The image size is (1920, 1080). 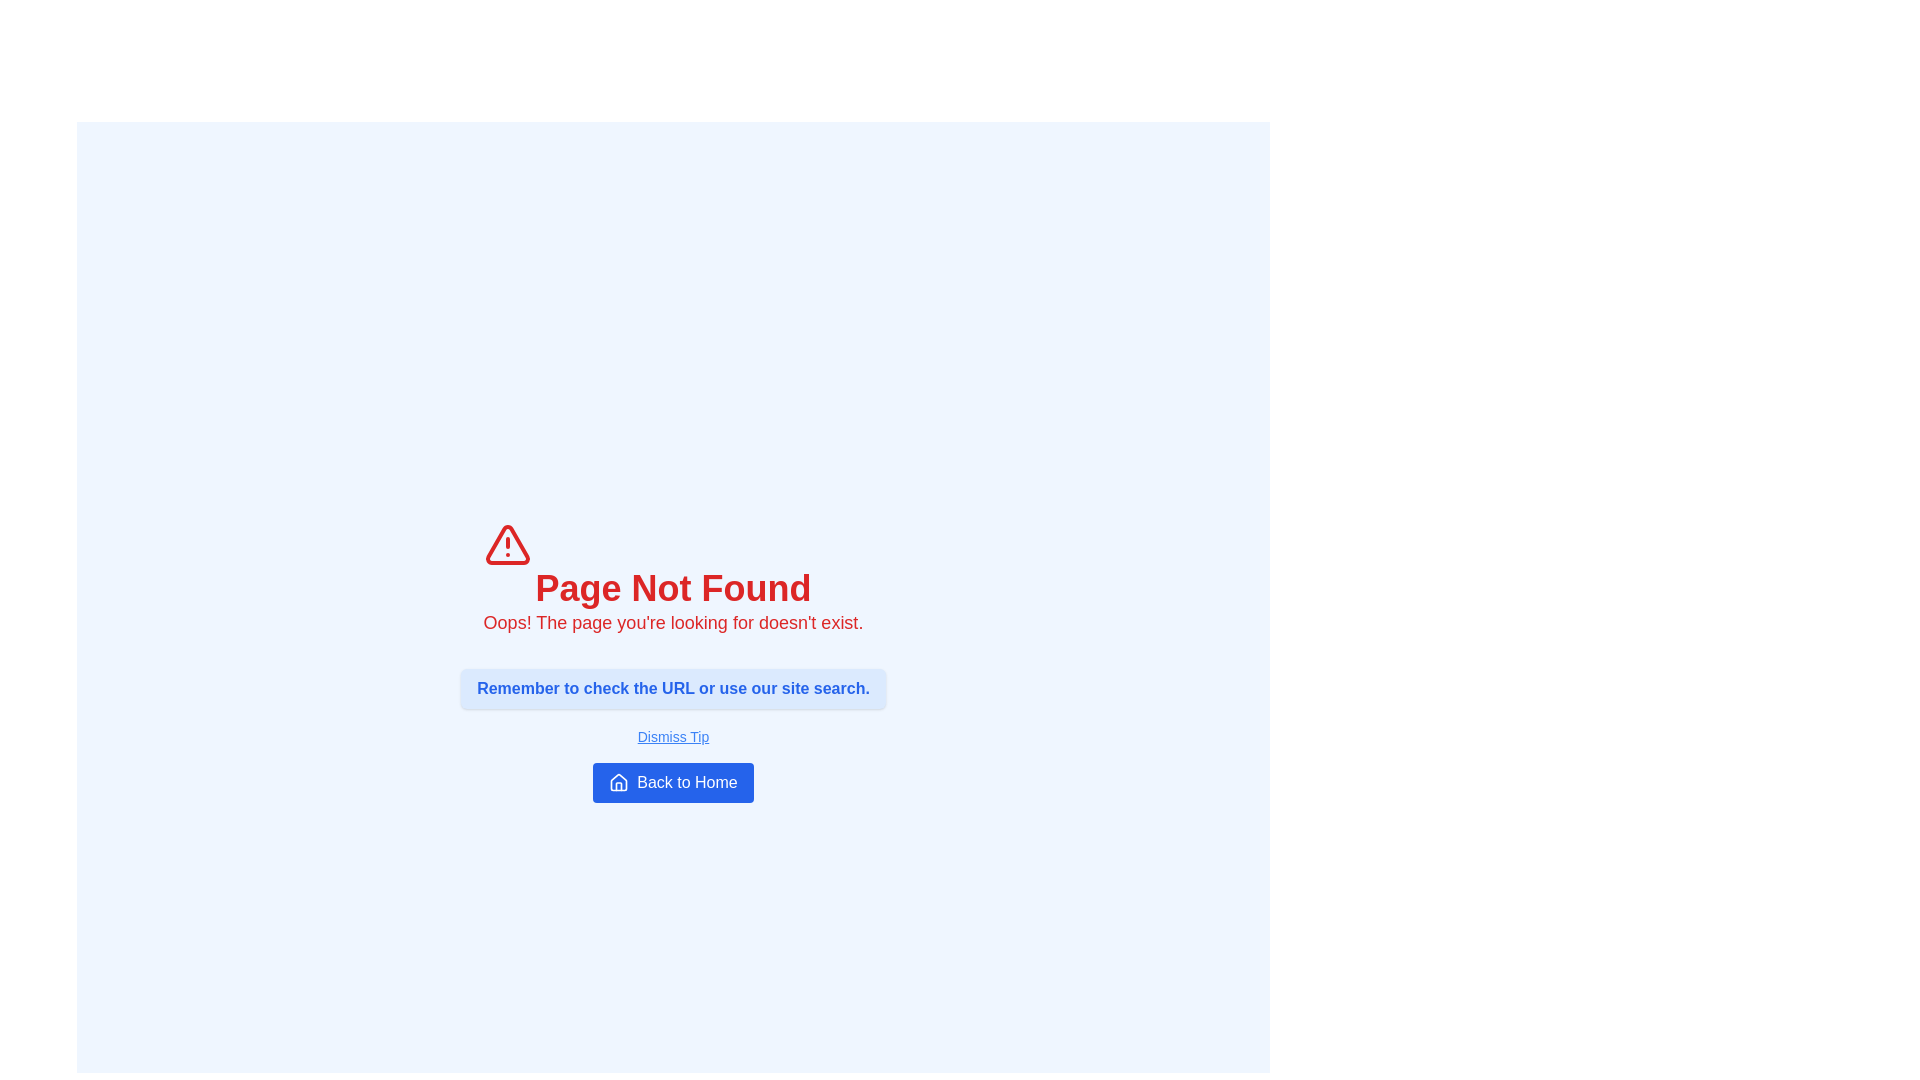 I want to click on the hyperlink that allows users to dismiss or hide a displayed informational tip or message, positioned under the text 'Remember to check the URL or use our site search.', so click(x=673, y=736).